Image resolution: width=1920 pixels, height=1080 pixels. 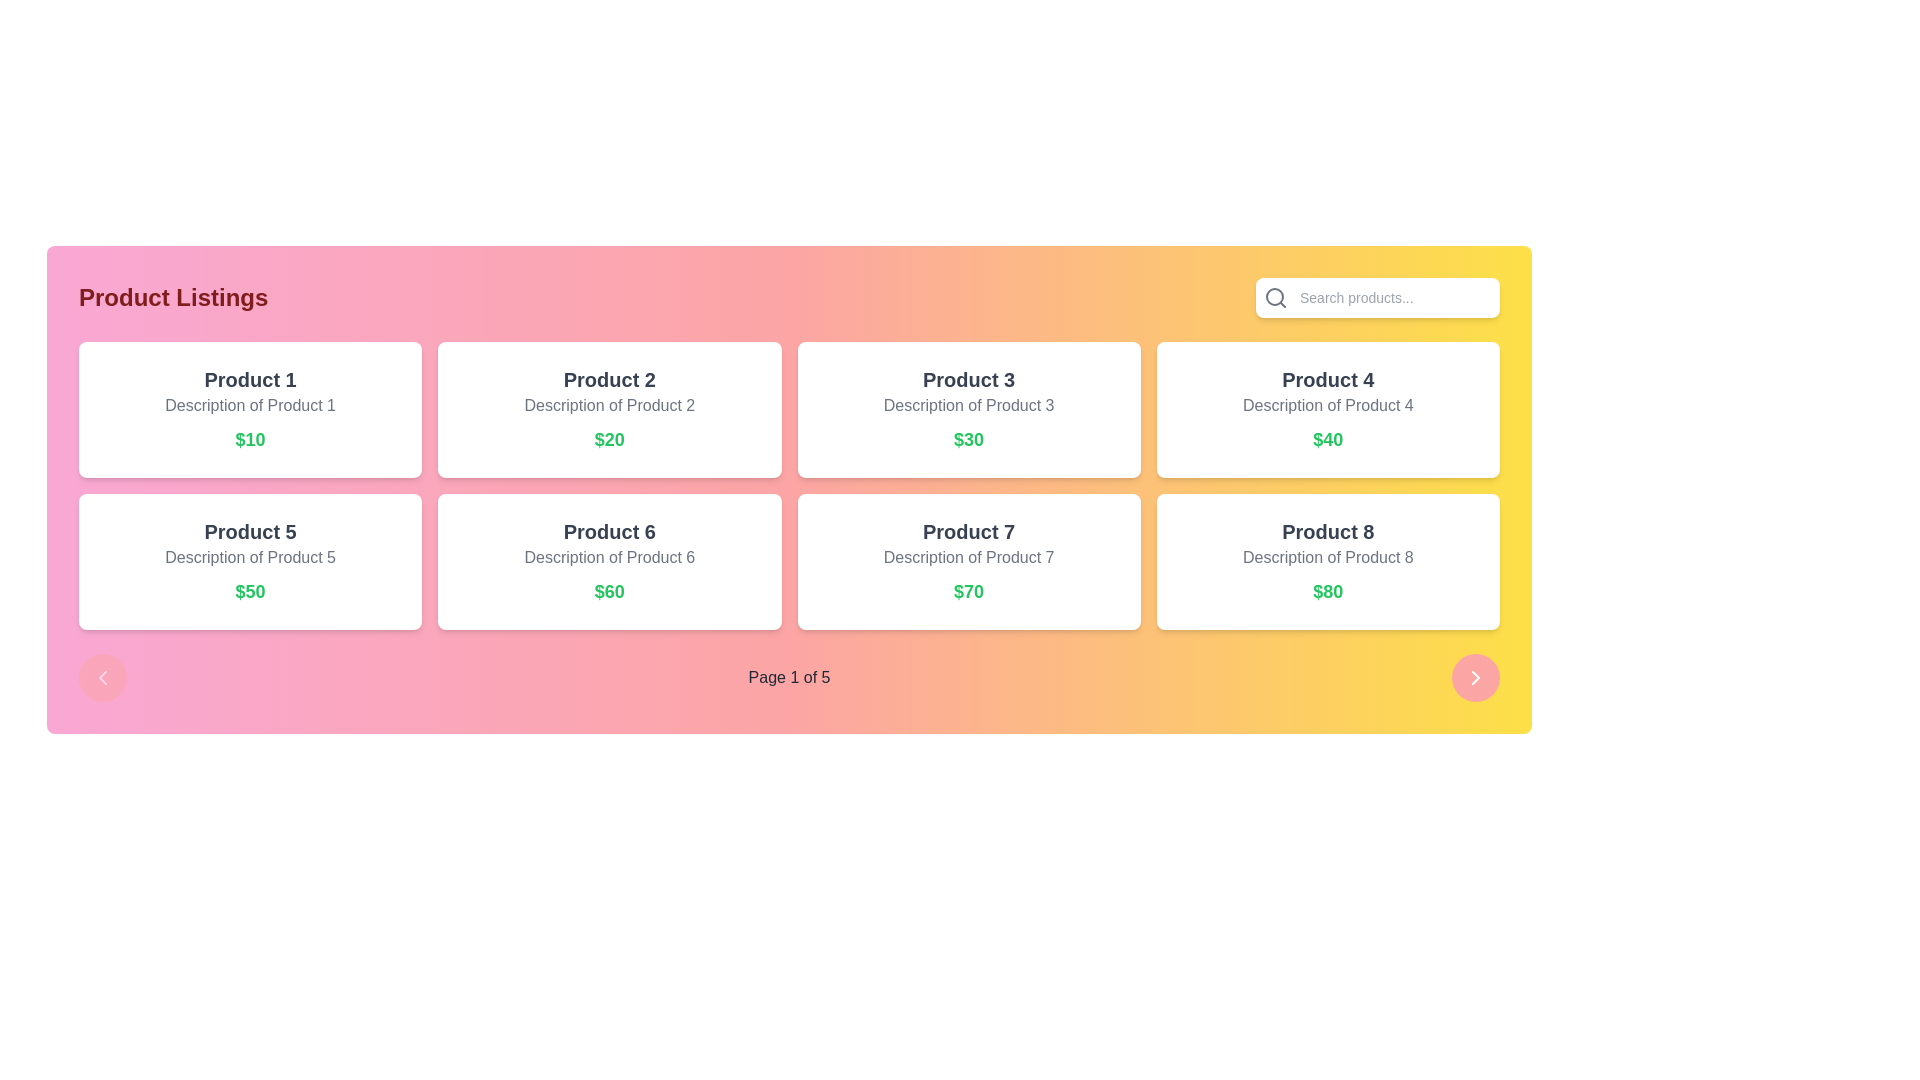 I want to click on text element styled as a heading that displays 'Product Listings' in bold red font, located at the top-left corner of the horizontal bar, so click(x=173, y=297).